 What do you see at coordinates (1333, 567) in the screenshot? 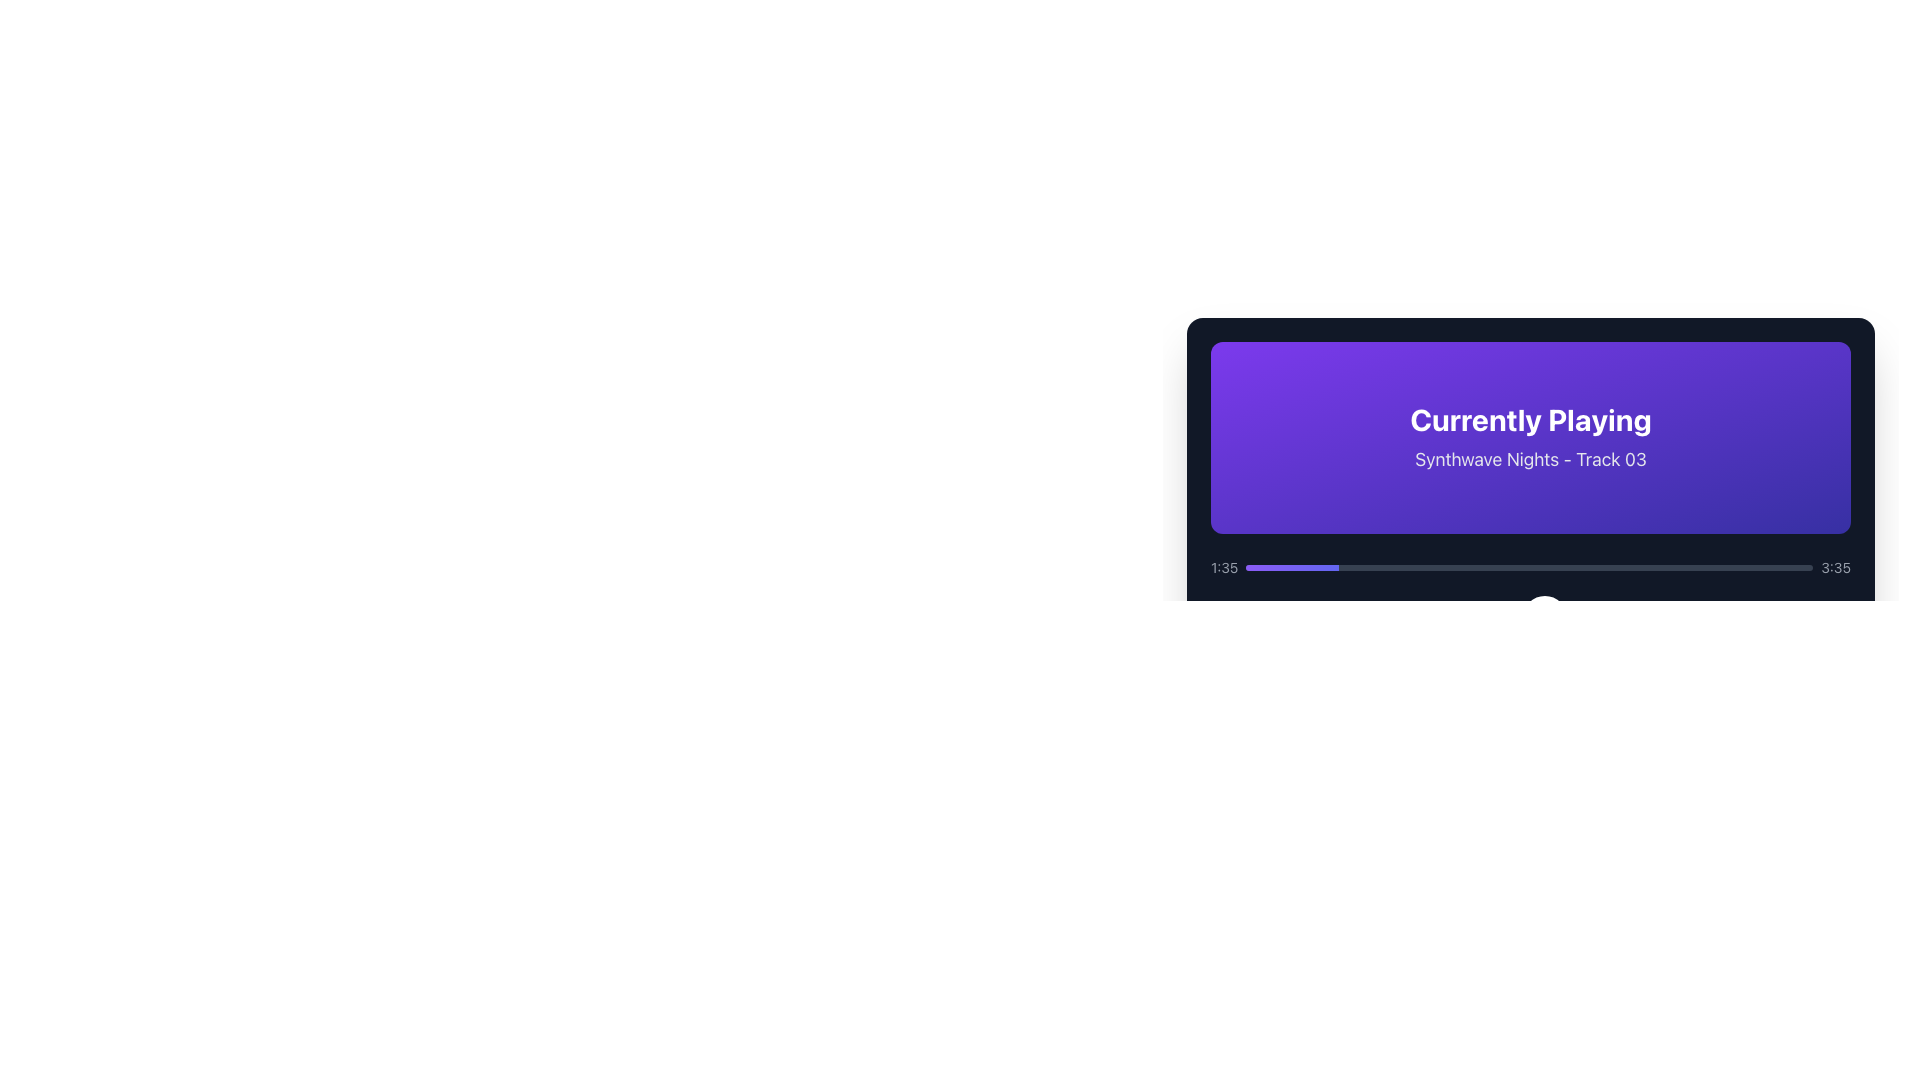
I see `the playback position` at bounding box center [1333, 567].